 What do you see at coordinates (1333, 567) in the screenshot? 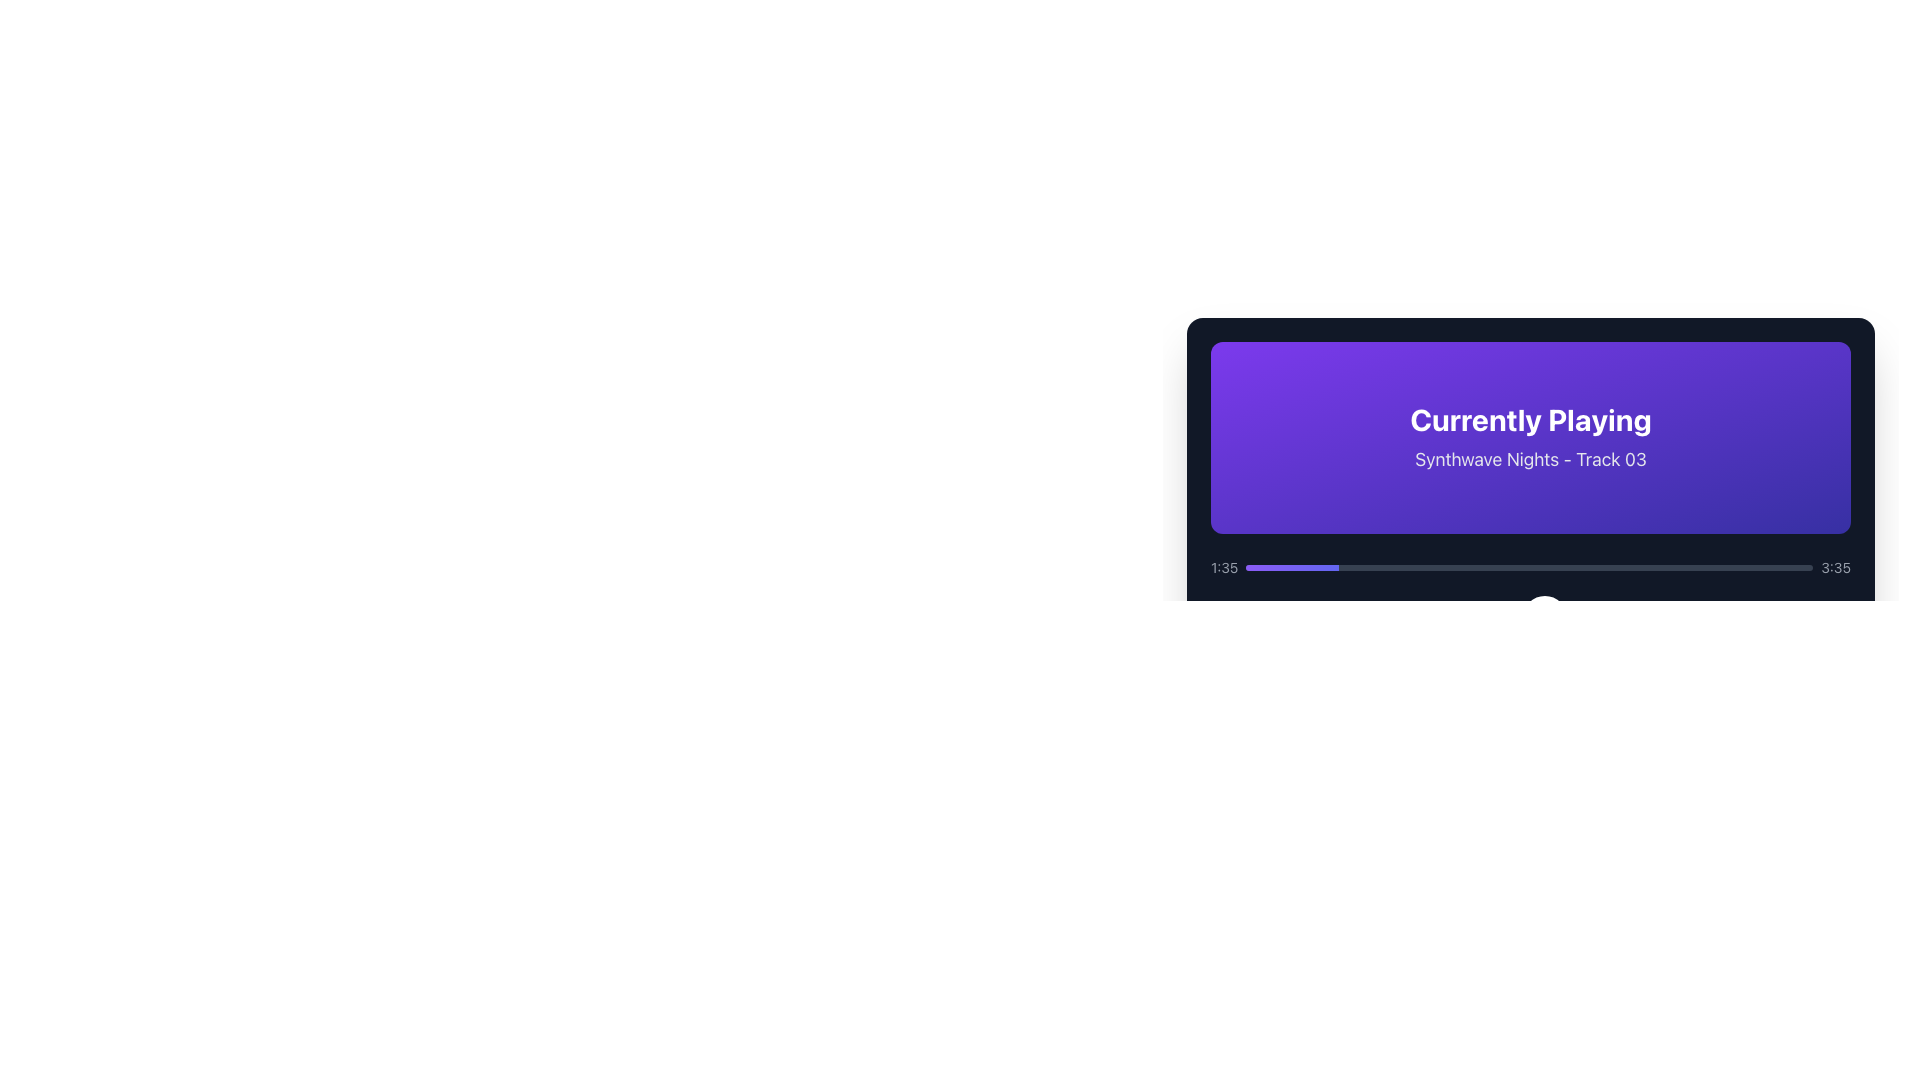
I see `the playback position` at bounding box center [1333, 567].